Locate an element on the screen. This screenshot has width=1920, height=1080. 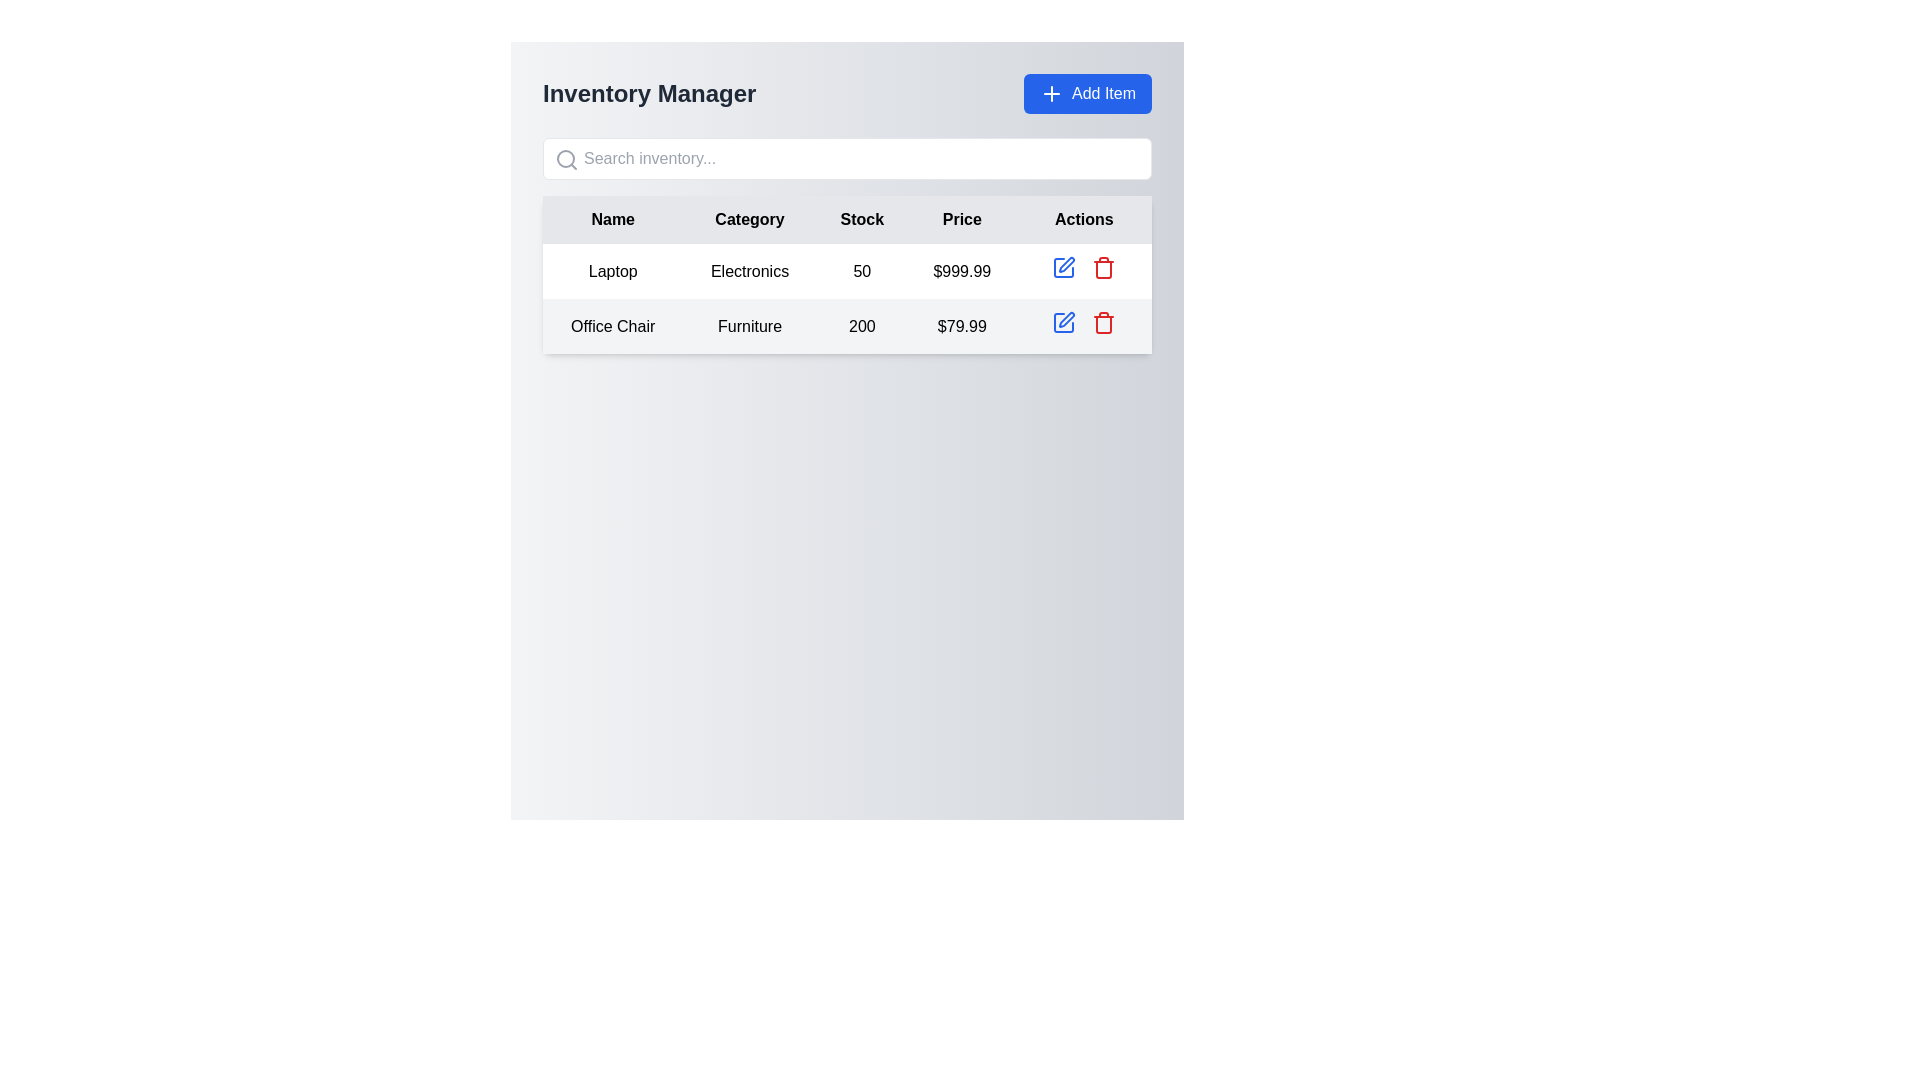
the 'Edit' icon in the Actions column of the second row associated with the 'Office Chair' item is located at coordinates (1066, 319).